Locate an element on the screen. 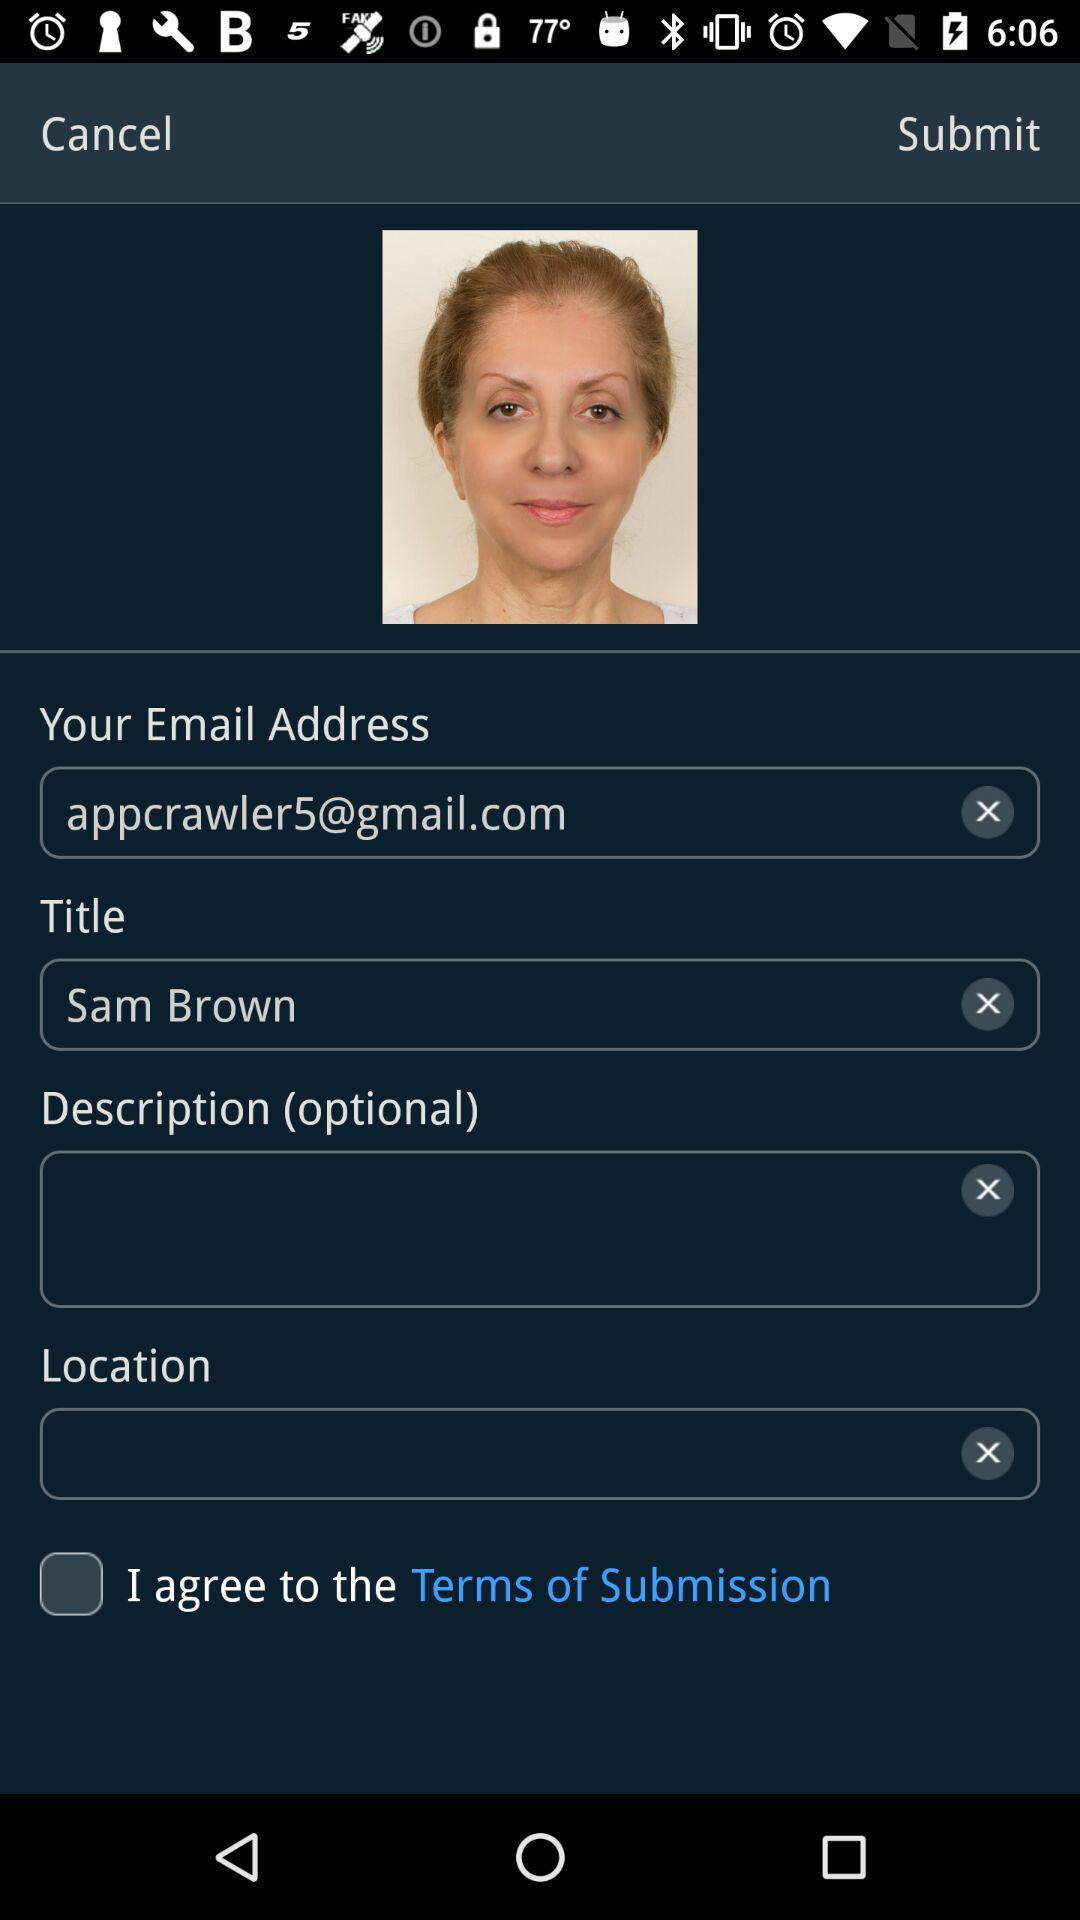 This screenshot has height=1920, width=1080. the close icon is located at coordinates (986, 1453).